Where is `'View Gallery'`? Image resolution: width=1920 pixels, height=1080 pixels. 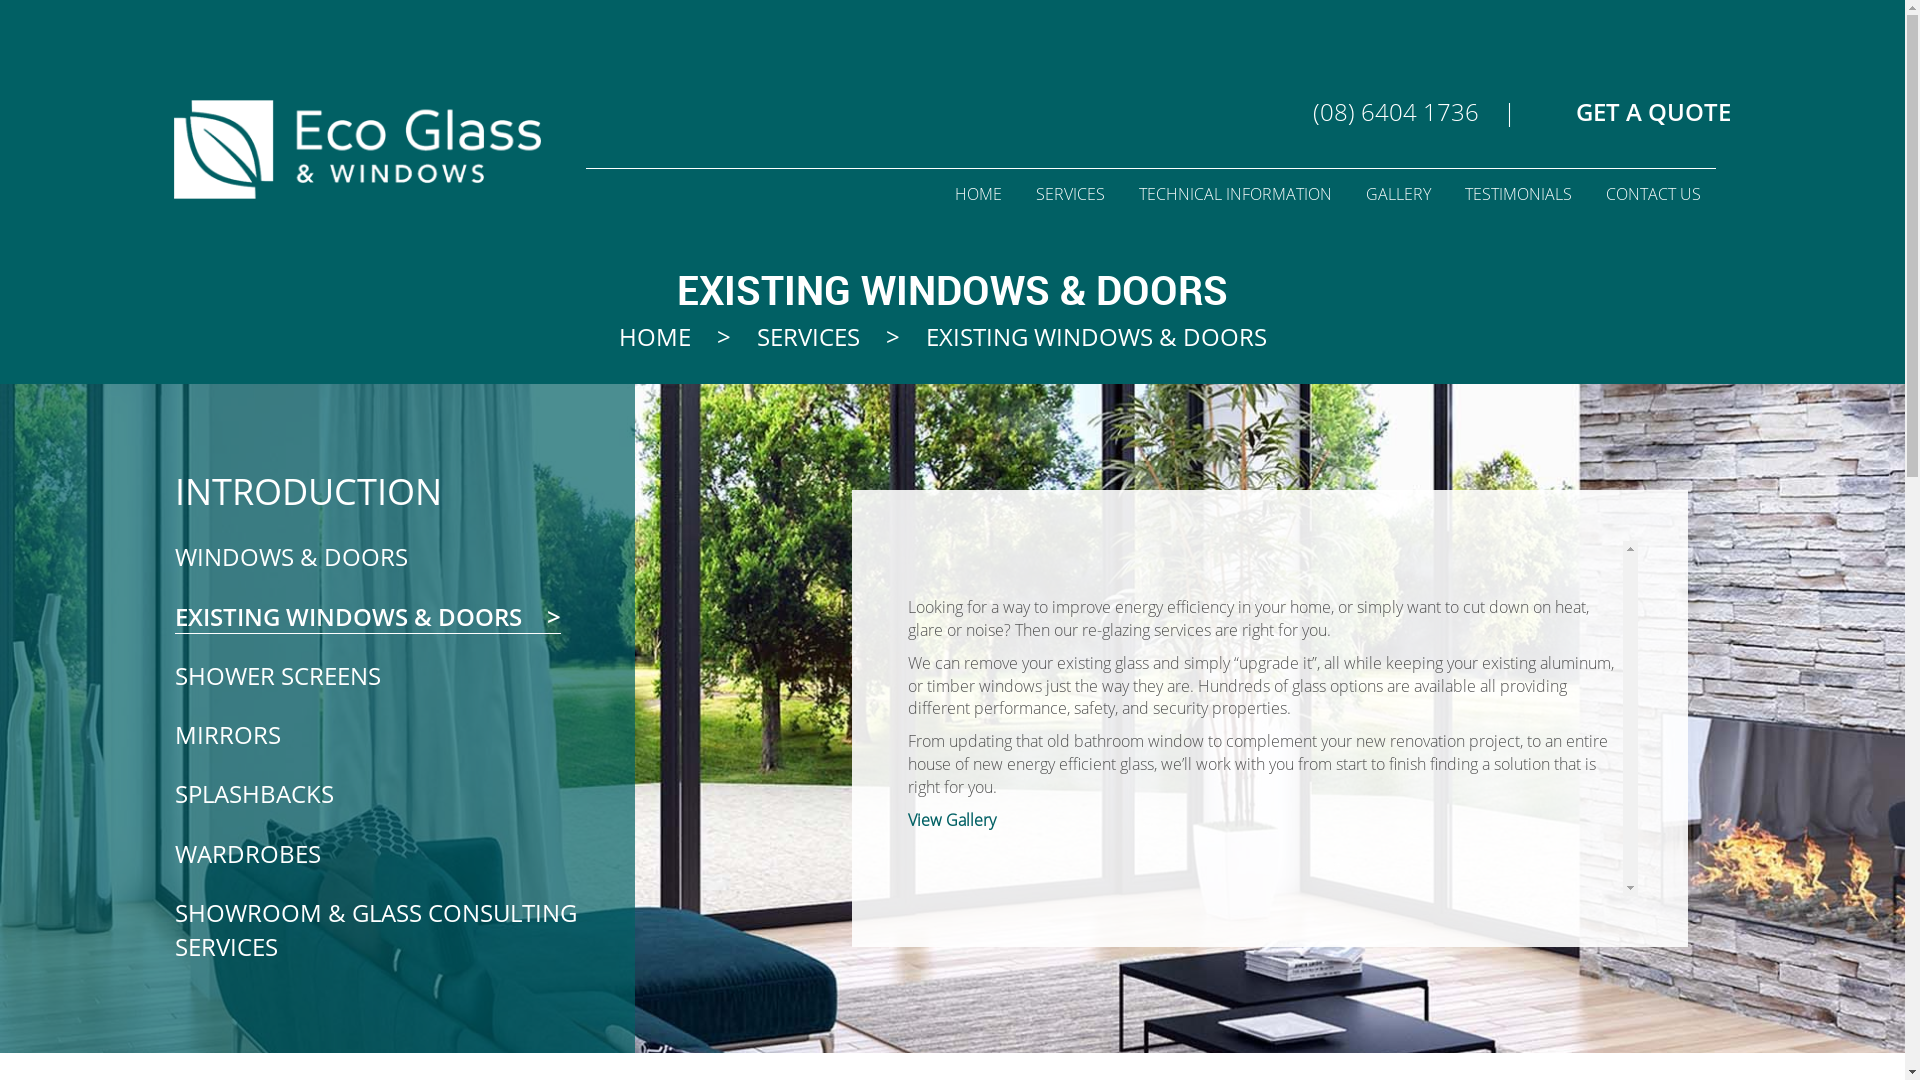
'View Gallery' is located at coordinates (950, 818).